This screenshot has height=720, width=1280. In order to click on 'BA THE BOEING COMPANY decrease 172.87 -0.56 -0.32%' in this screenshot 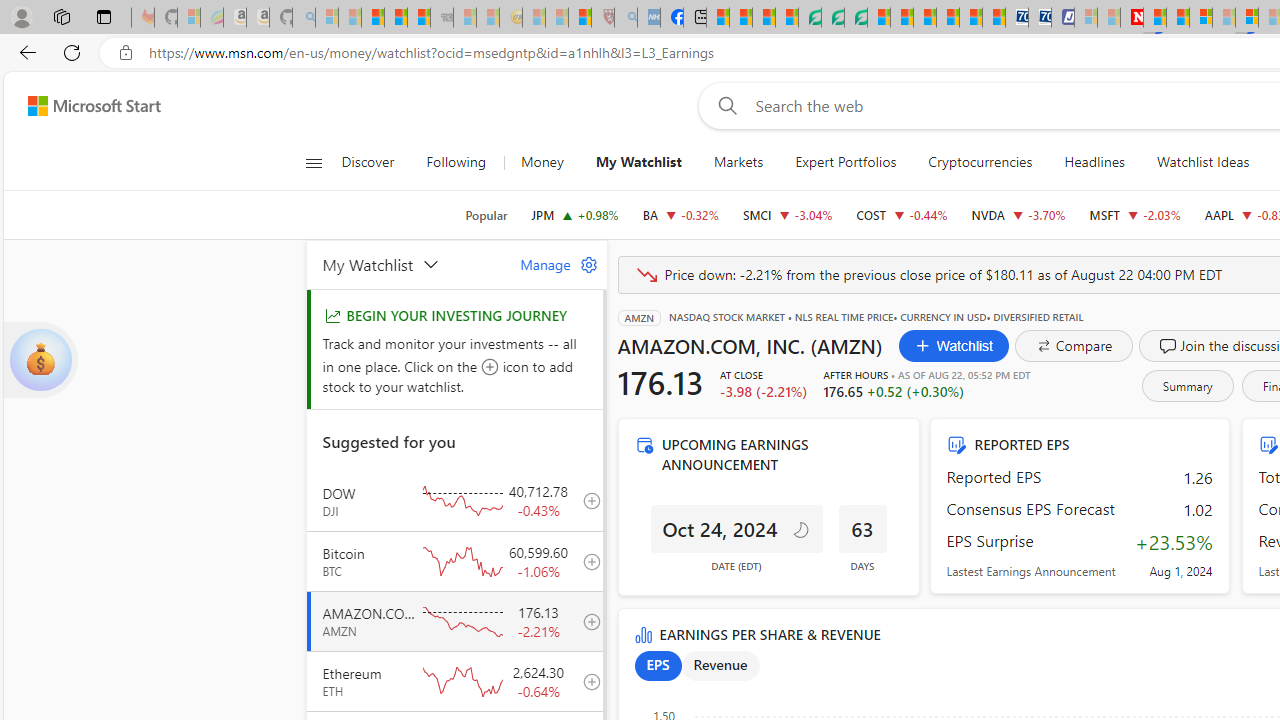, I will do `click(680, 214)`.